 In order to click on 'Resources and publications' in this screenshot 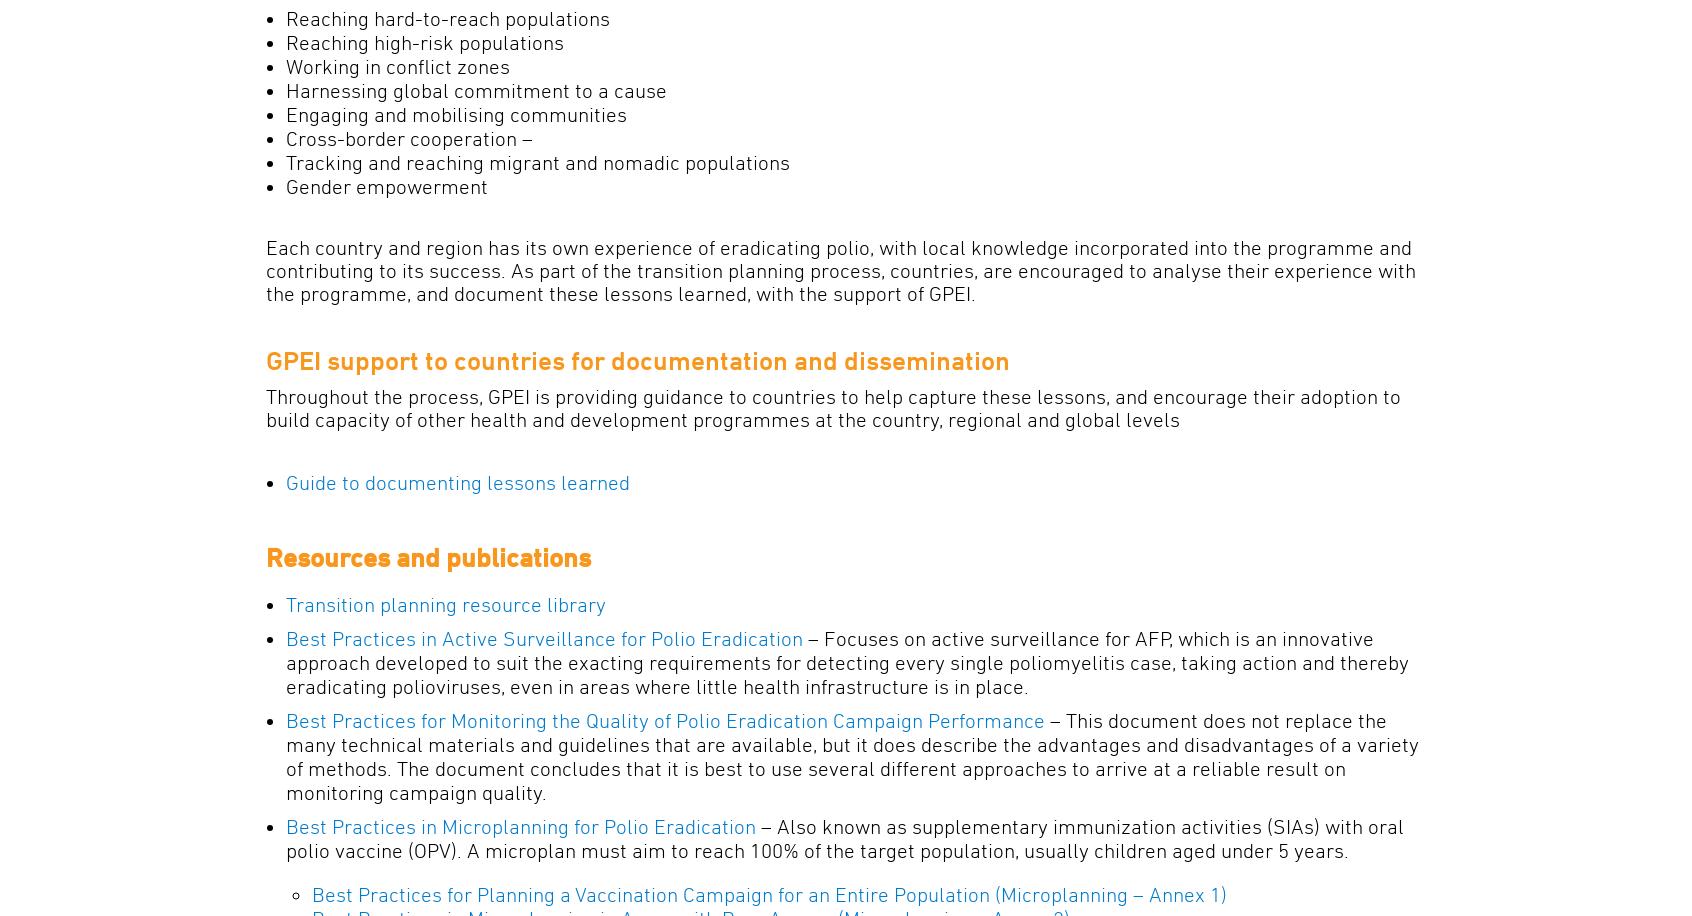, I will do `click(265, 556)`.